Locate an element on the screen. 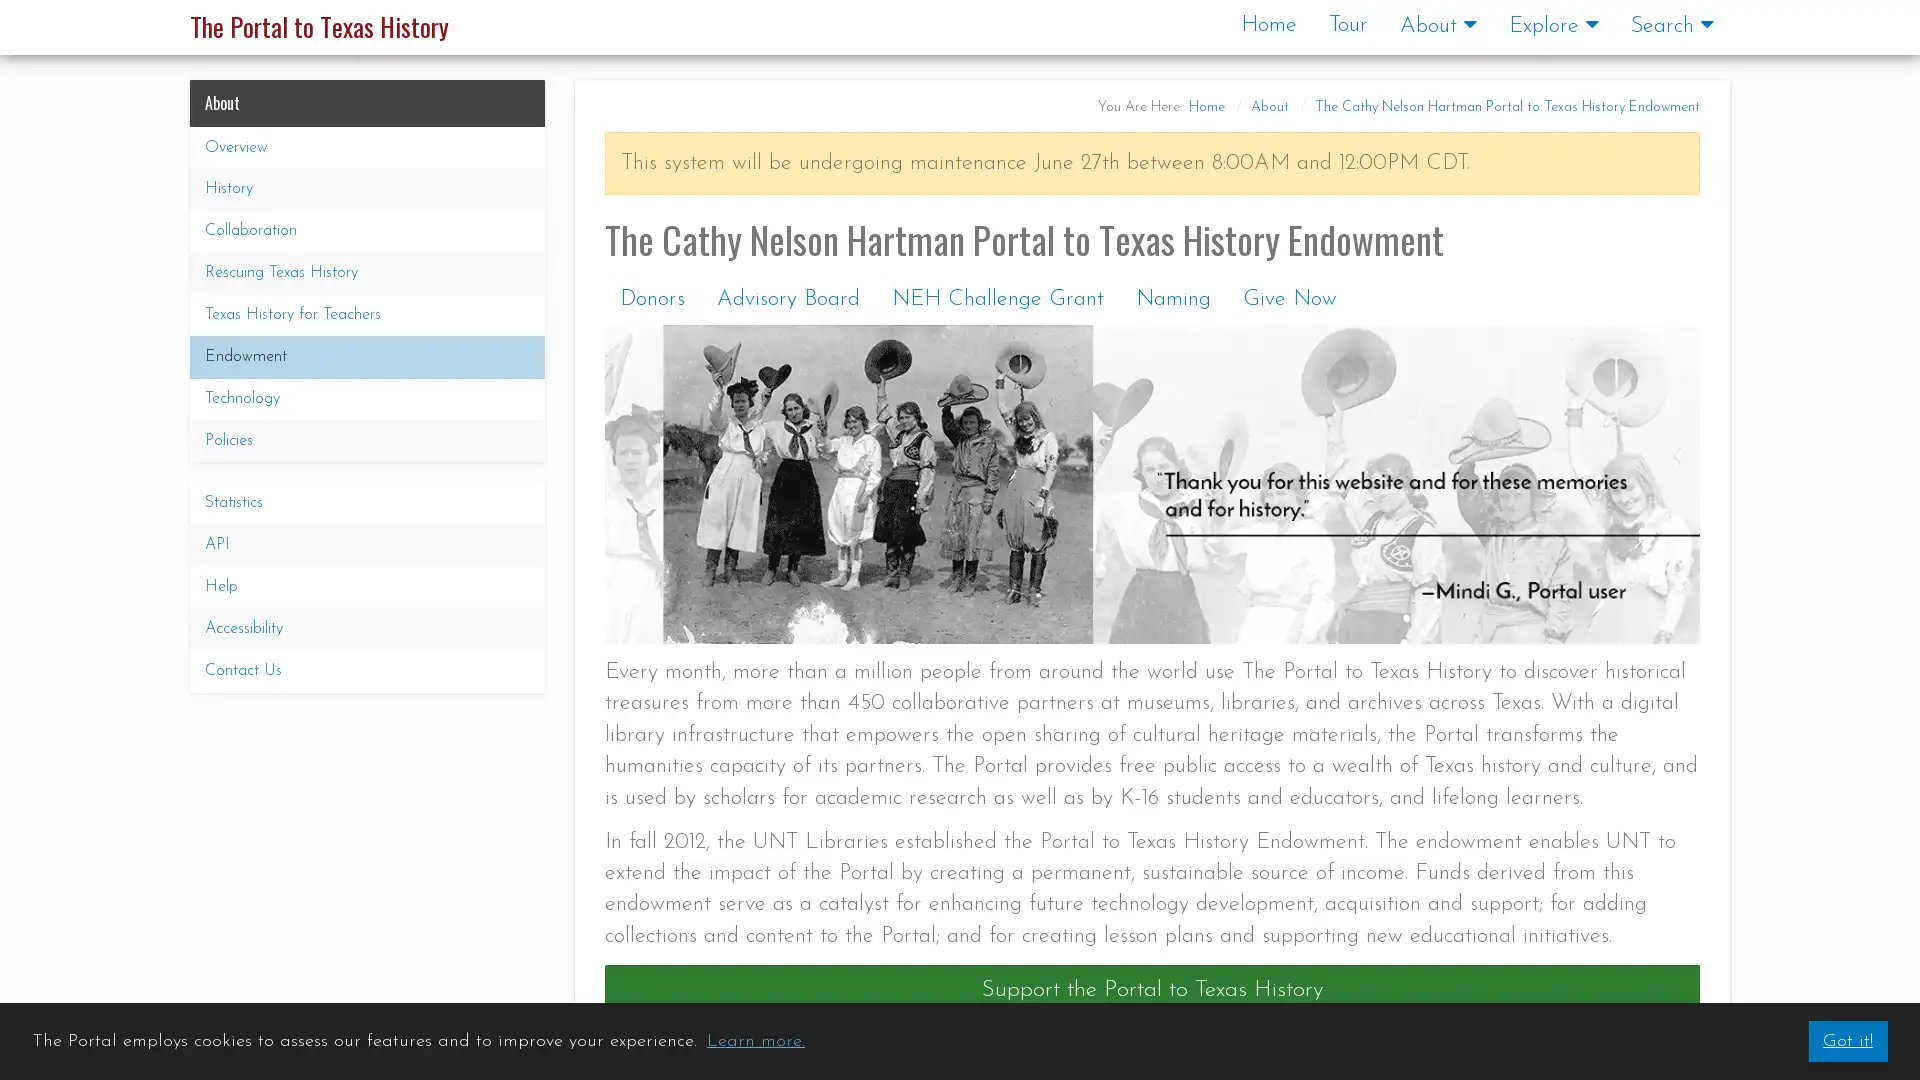 The image size is (1920, 1080). dismiss cookie message is located at coordinates (1846, 1040).